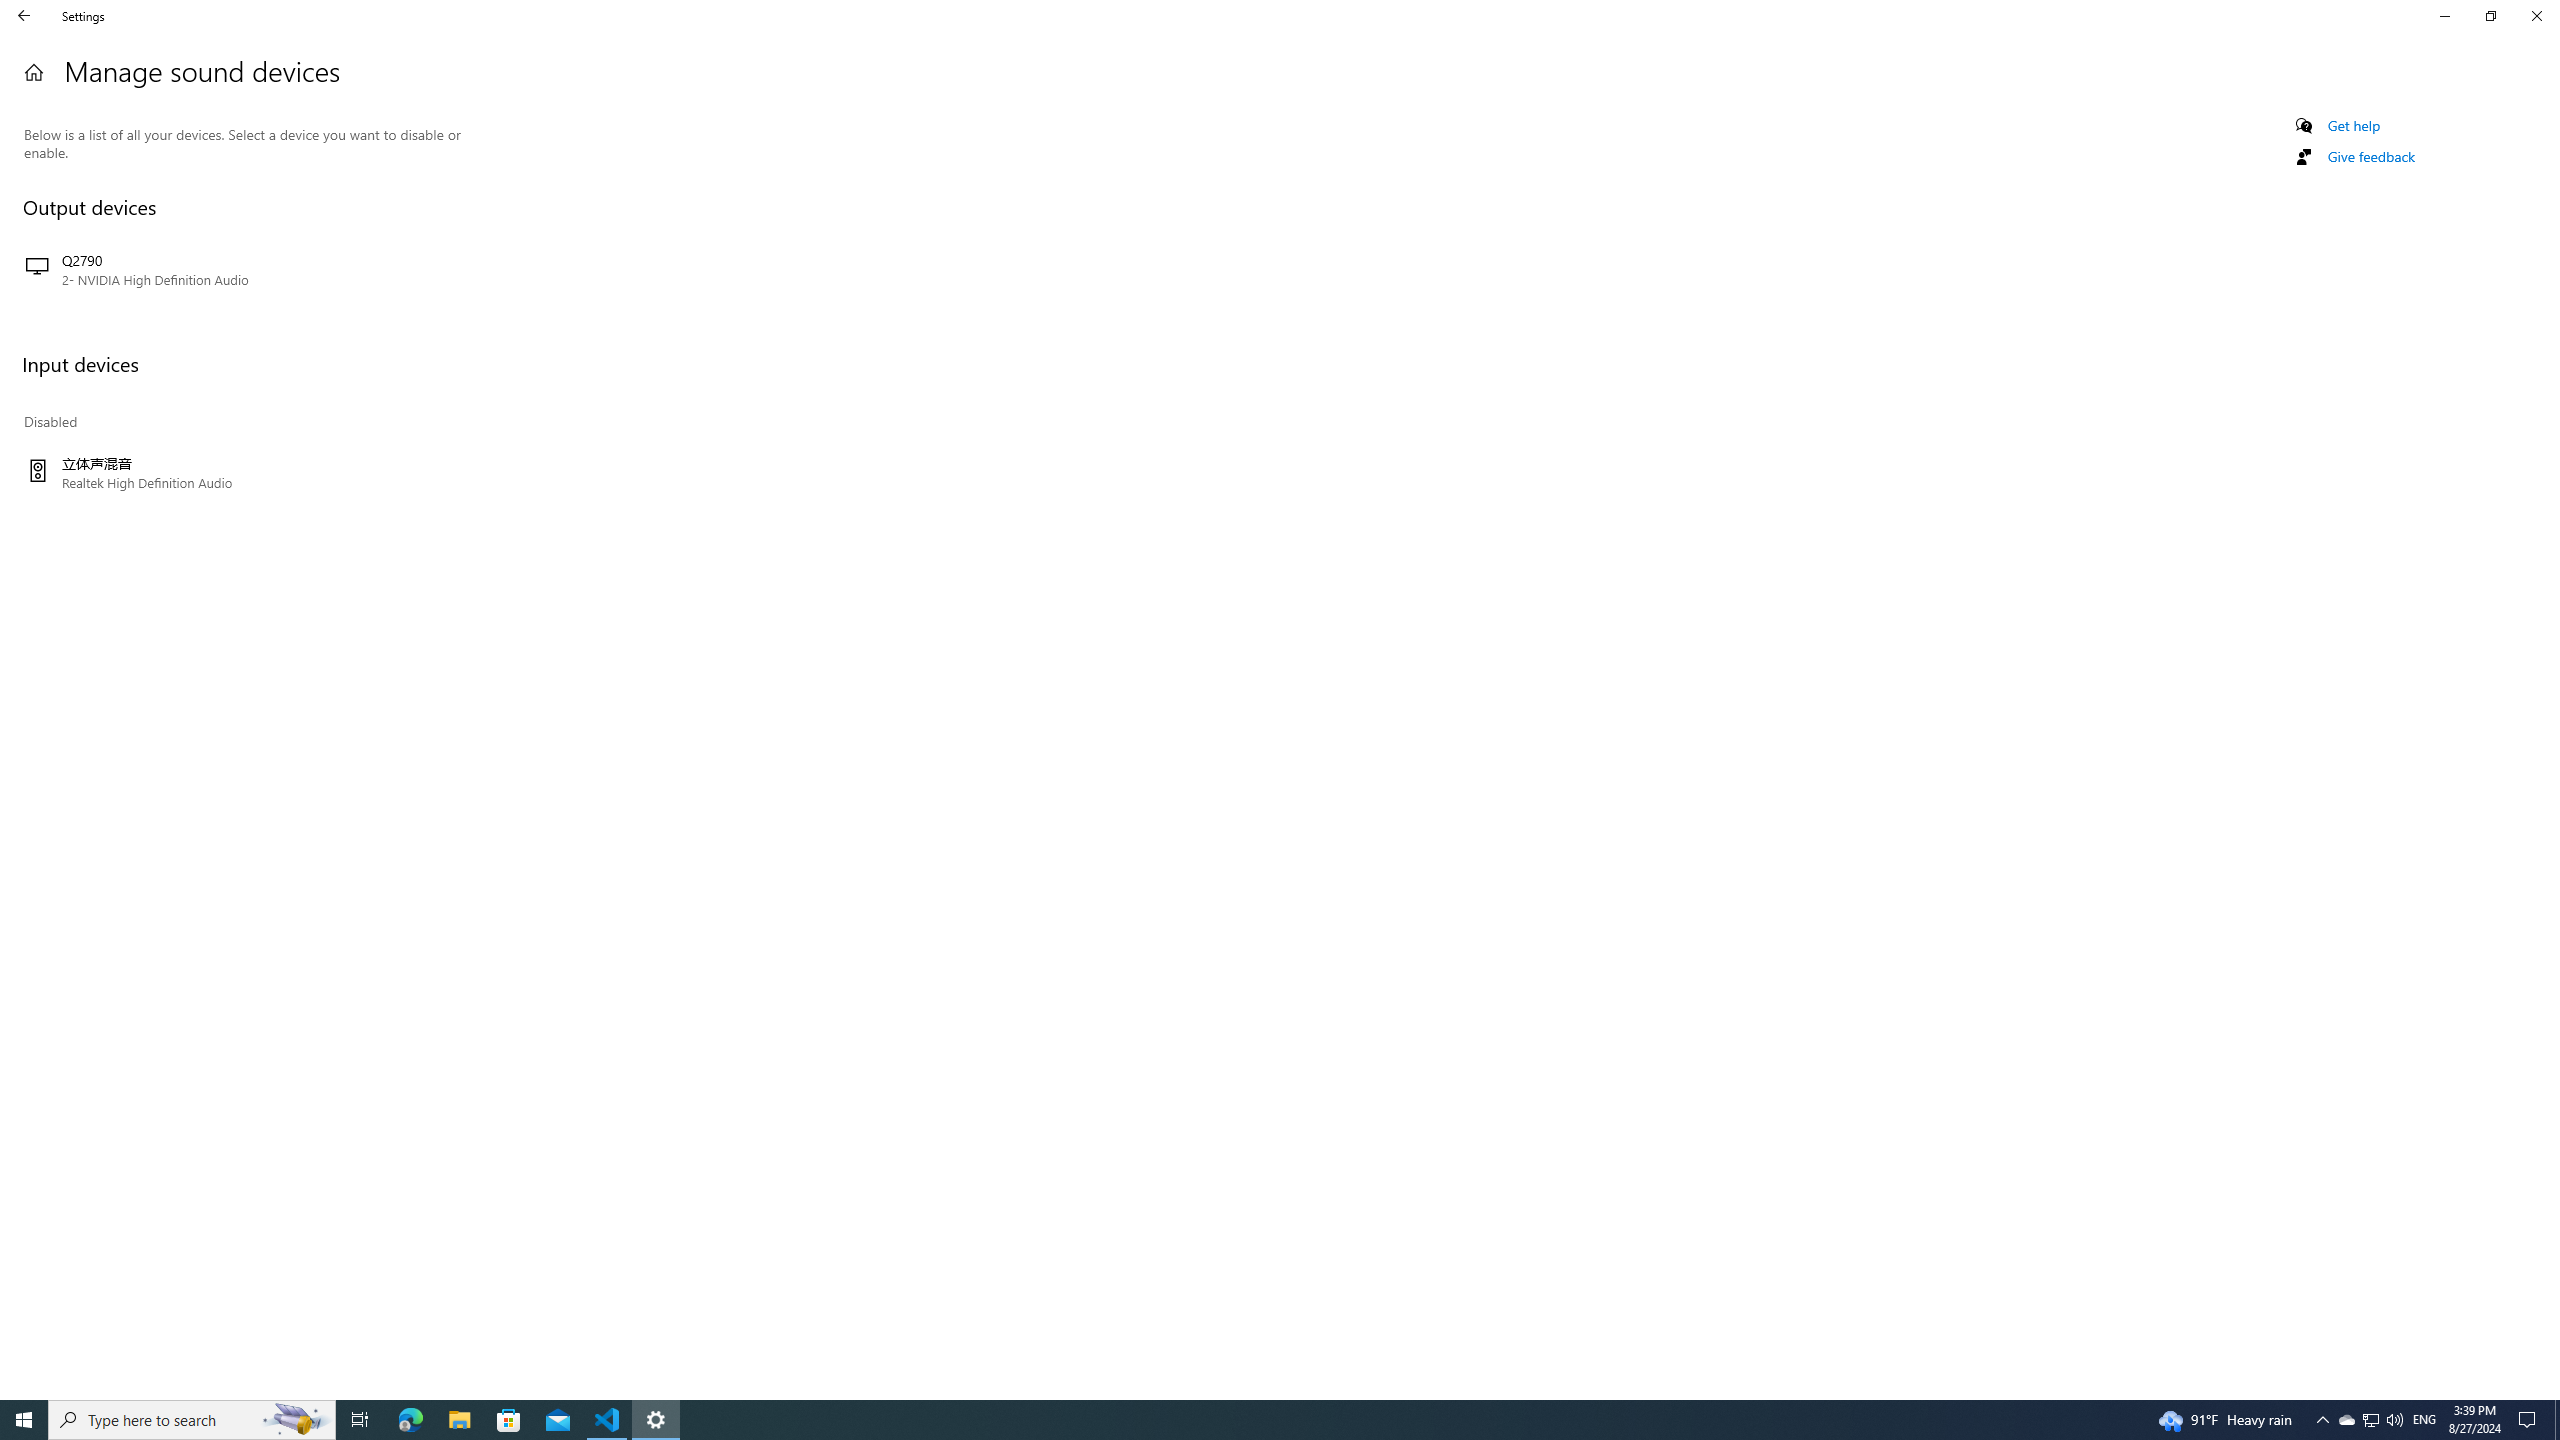 This screenshot has width=2560, height=1440. Describe the element at coordinates (24, 15) in the screenshot. I see `'Back'` at that location.